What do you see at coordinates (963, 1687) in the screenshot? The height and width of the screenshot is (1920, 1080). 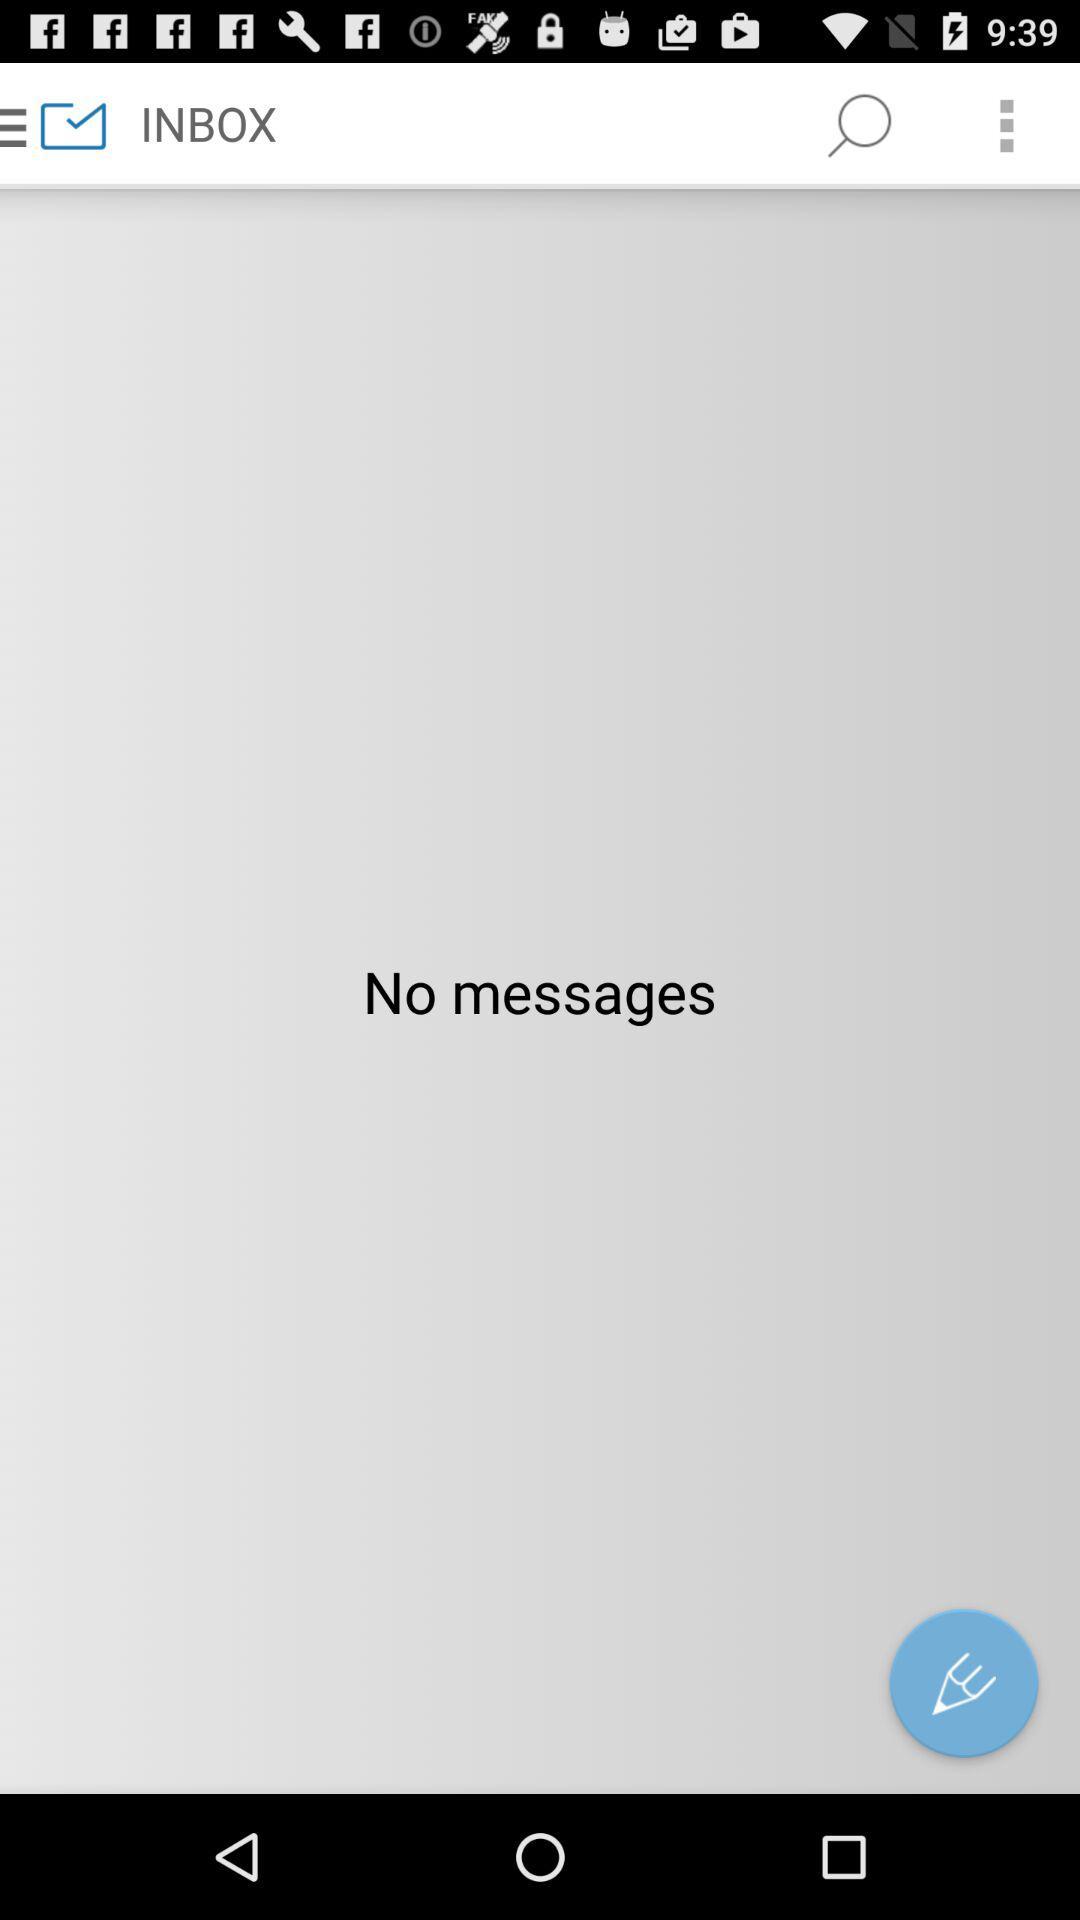 I see `write` at bounding box center [963, 1687].